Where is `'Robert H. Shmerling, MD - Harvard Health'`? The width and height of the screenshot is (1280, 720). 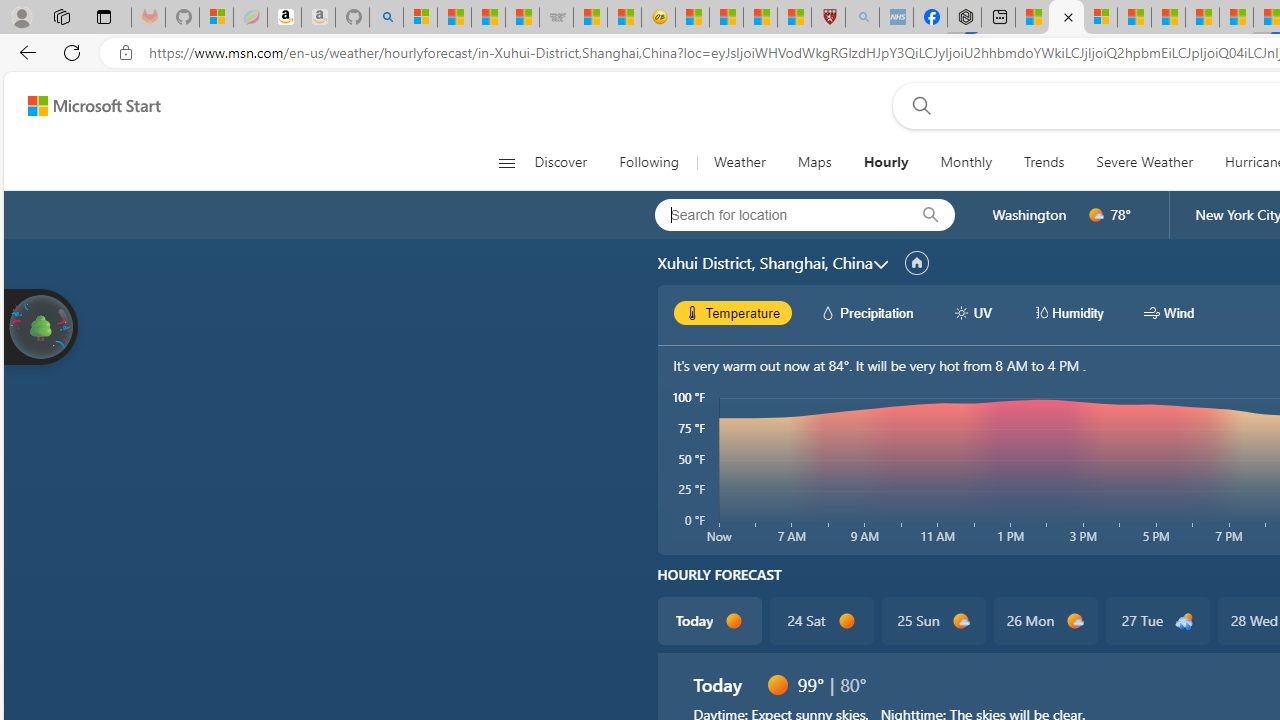 'Robert H. Shmerling, MD - Harvard Health' is located at coordinates (828, 17).